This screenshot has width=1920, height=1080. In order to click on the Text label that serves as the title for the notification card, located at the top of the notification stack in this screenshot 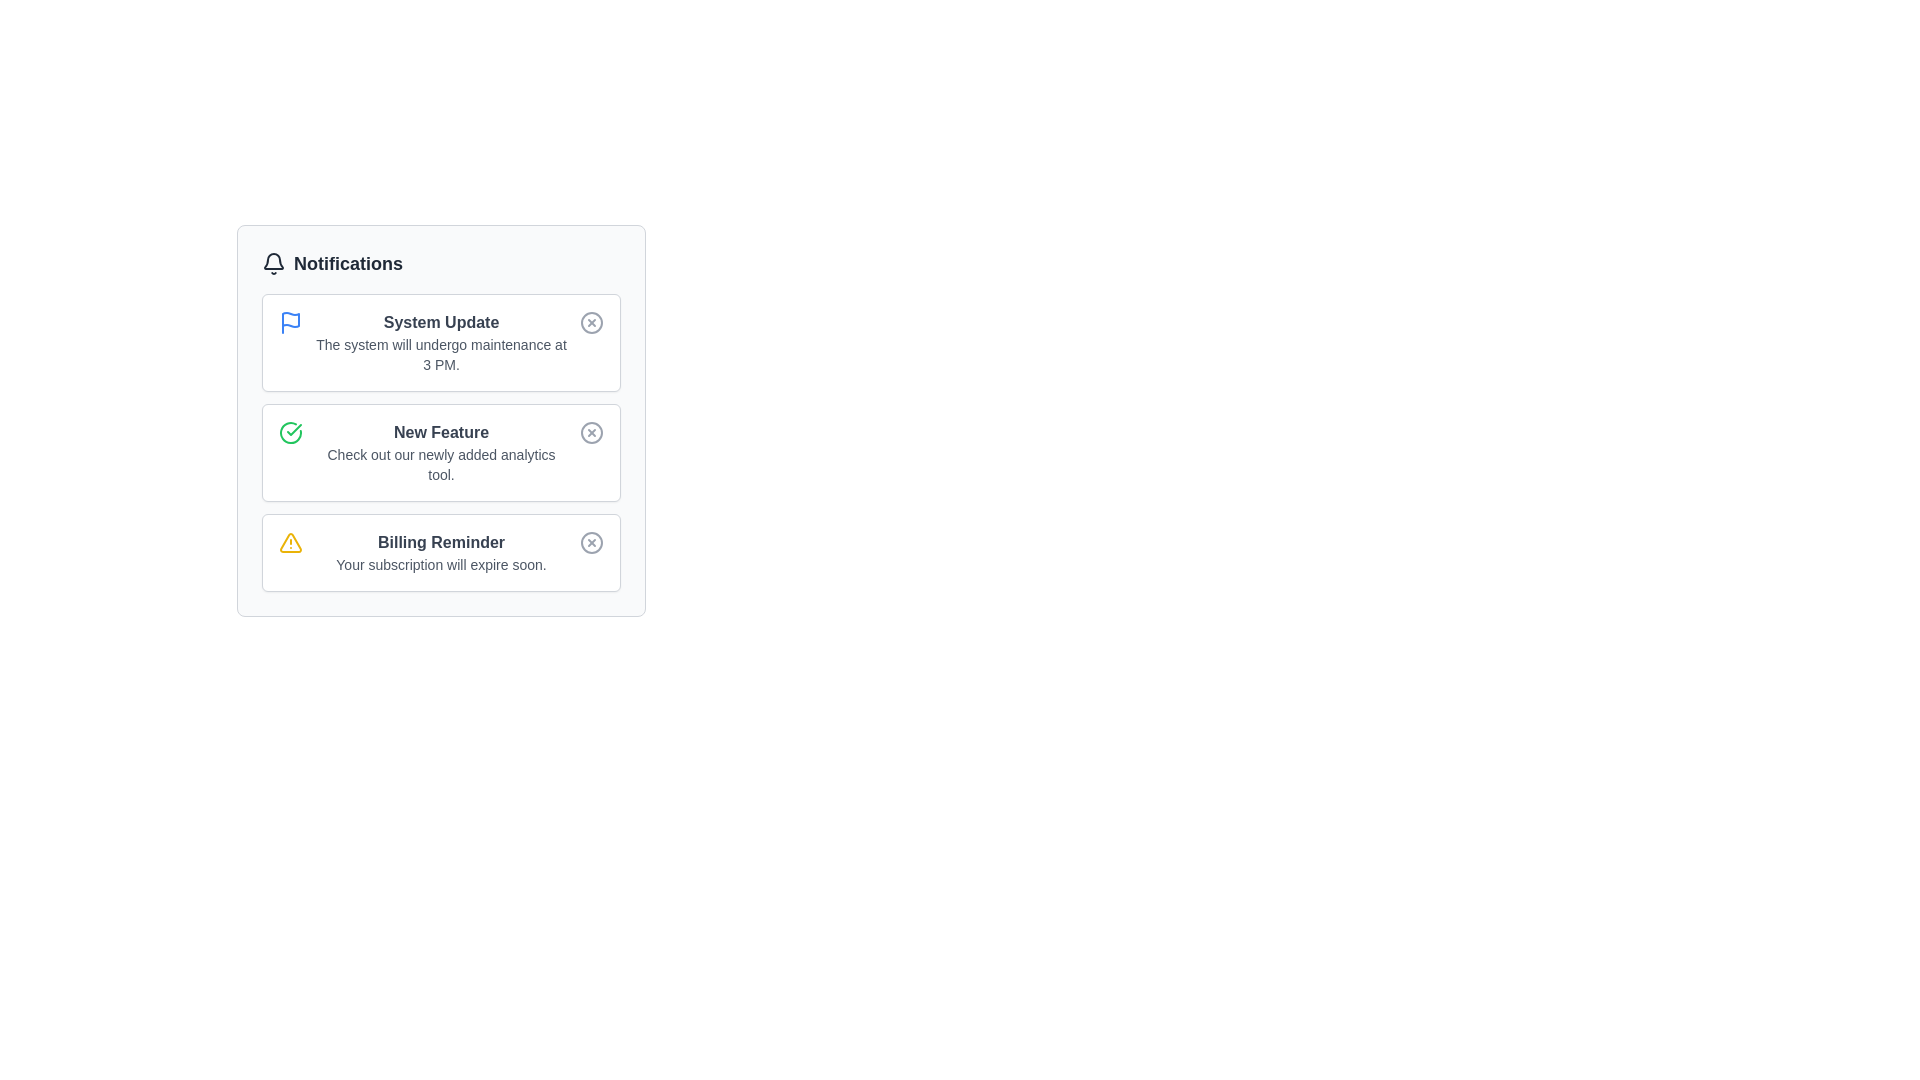, I will do `click(440, 322)`.